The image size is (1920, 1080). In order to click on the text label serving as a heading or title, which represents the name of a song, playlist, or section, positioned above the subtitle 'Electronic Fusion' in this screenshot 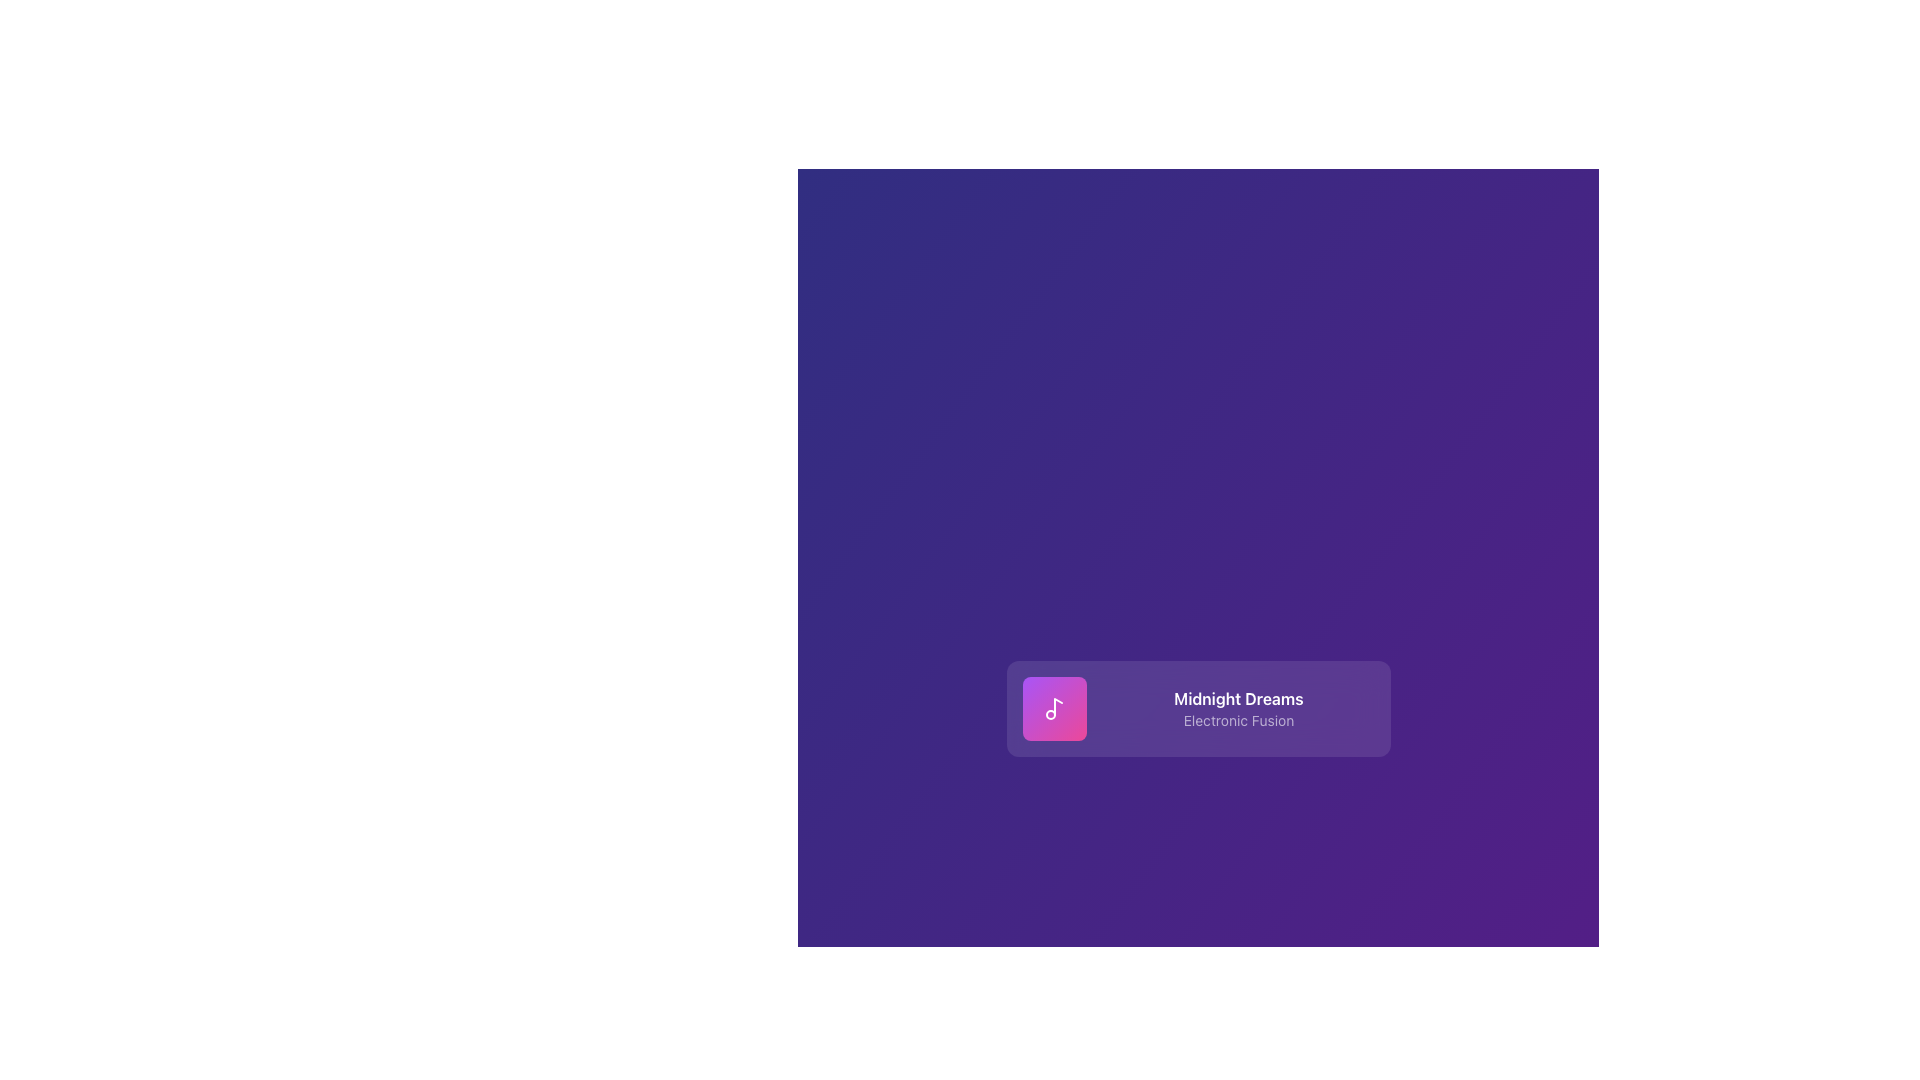, I will do `click(1237, 697)`.